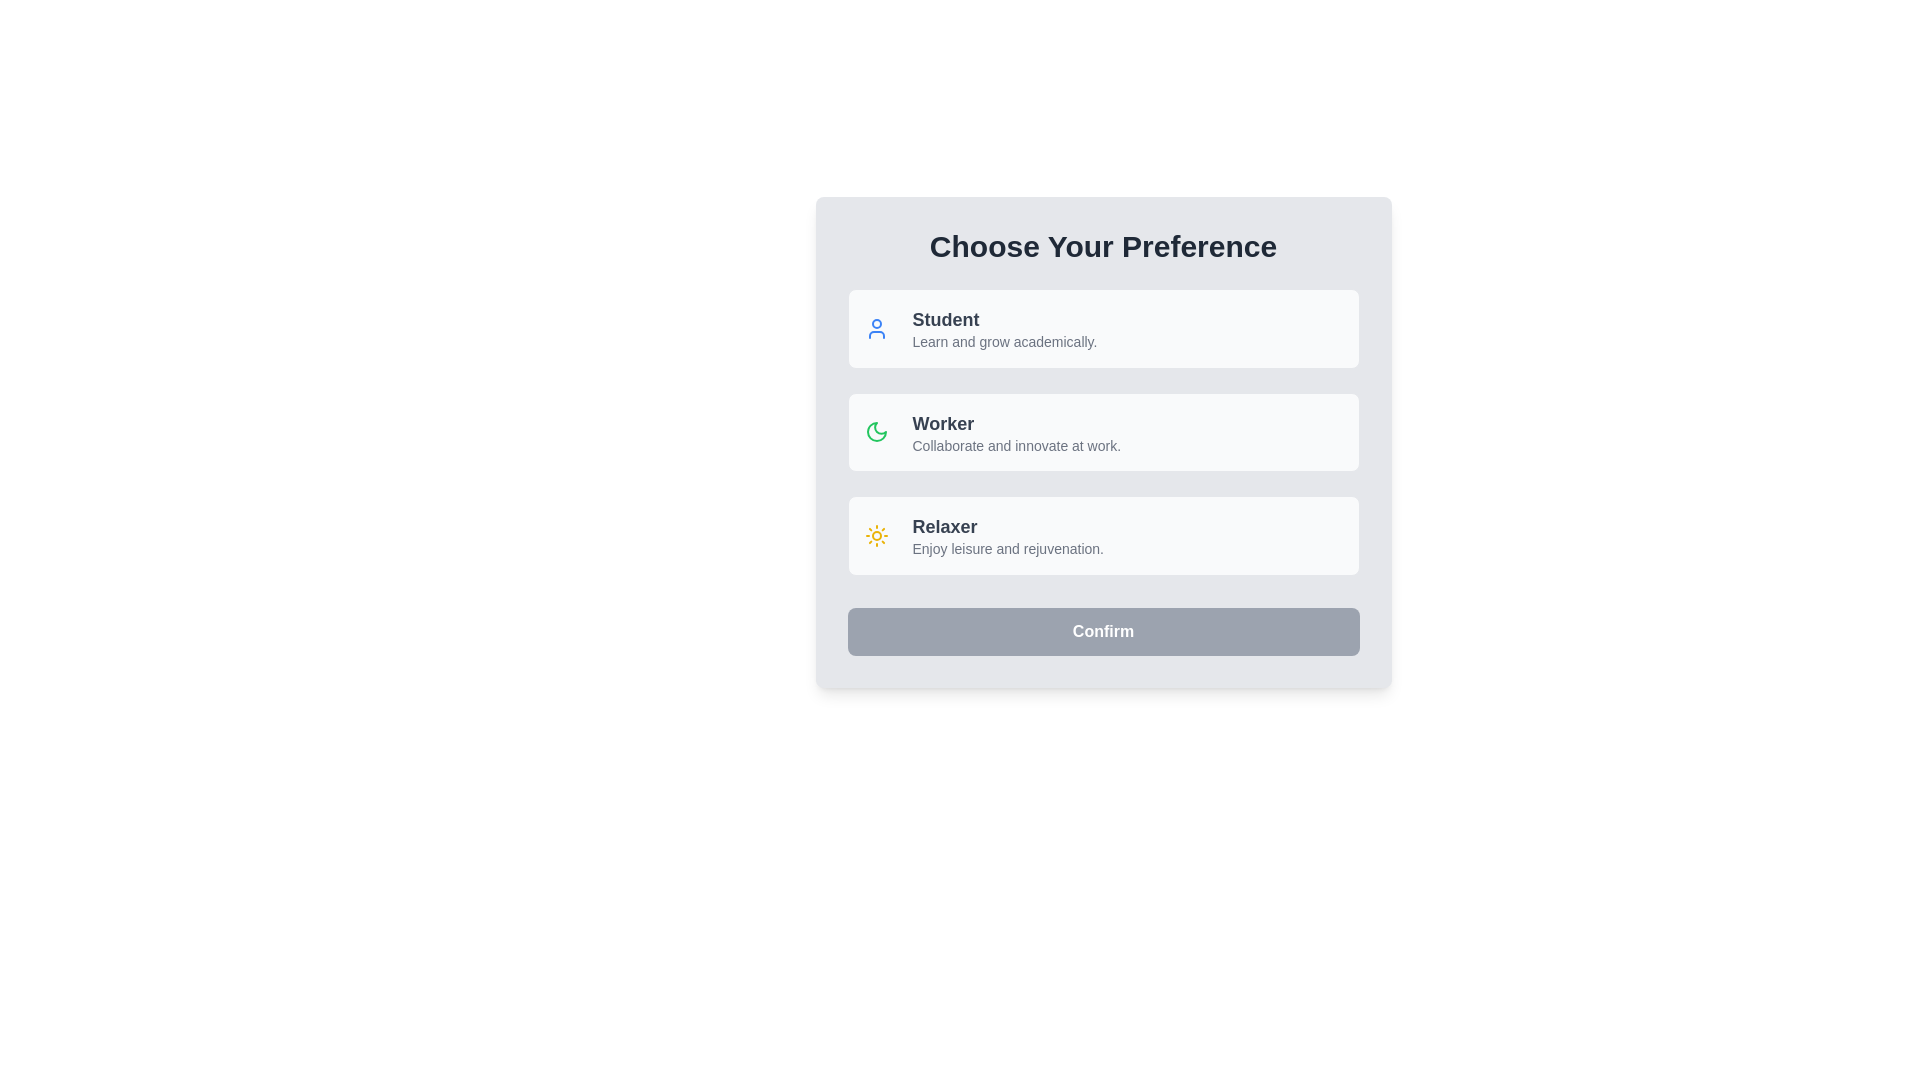  Describe the element at coordinates (984, 534) in the screenshot. I see `the third selectable card option labeled 'Relaxer' in the vertical list of preferences for leisure and relaxation` at that location.